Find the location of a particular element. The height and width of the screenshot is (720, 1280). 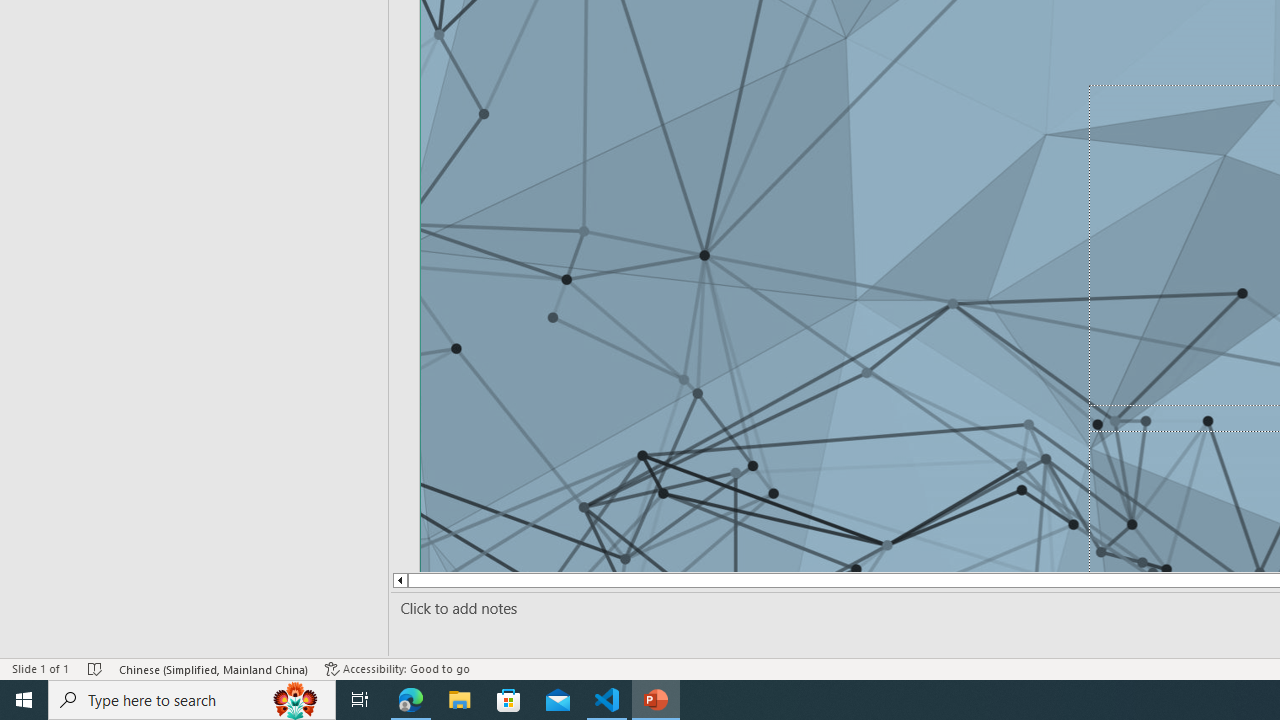

'Spell Check No Errors' is located at coordinates (95, 669).